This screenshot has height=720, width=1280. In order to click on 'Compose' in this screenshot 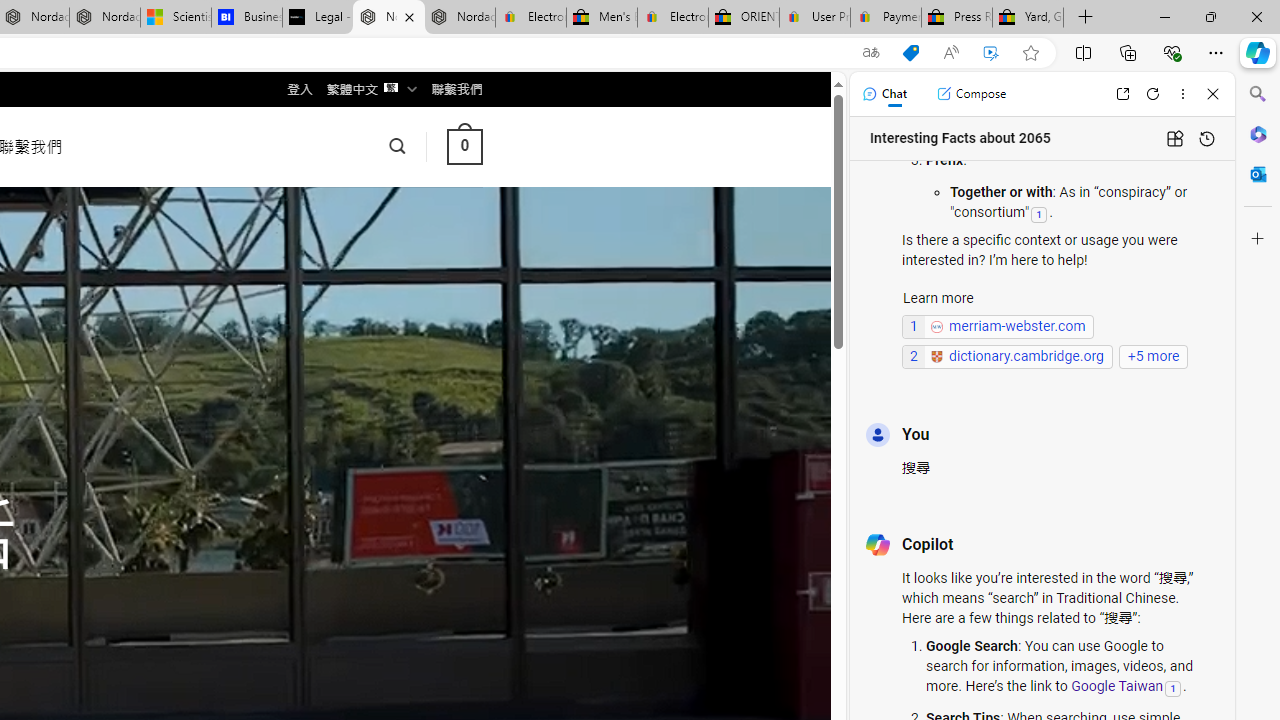, I will do `click(971, 93)`.